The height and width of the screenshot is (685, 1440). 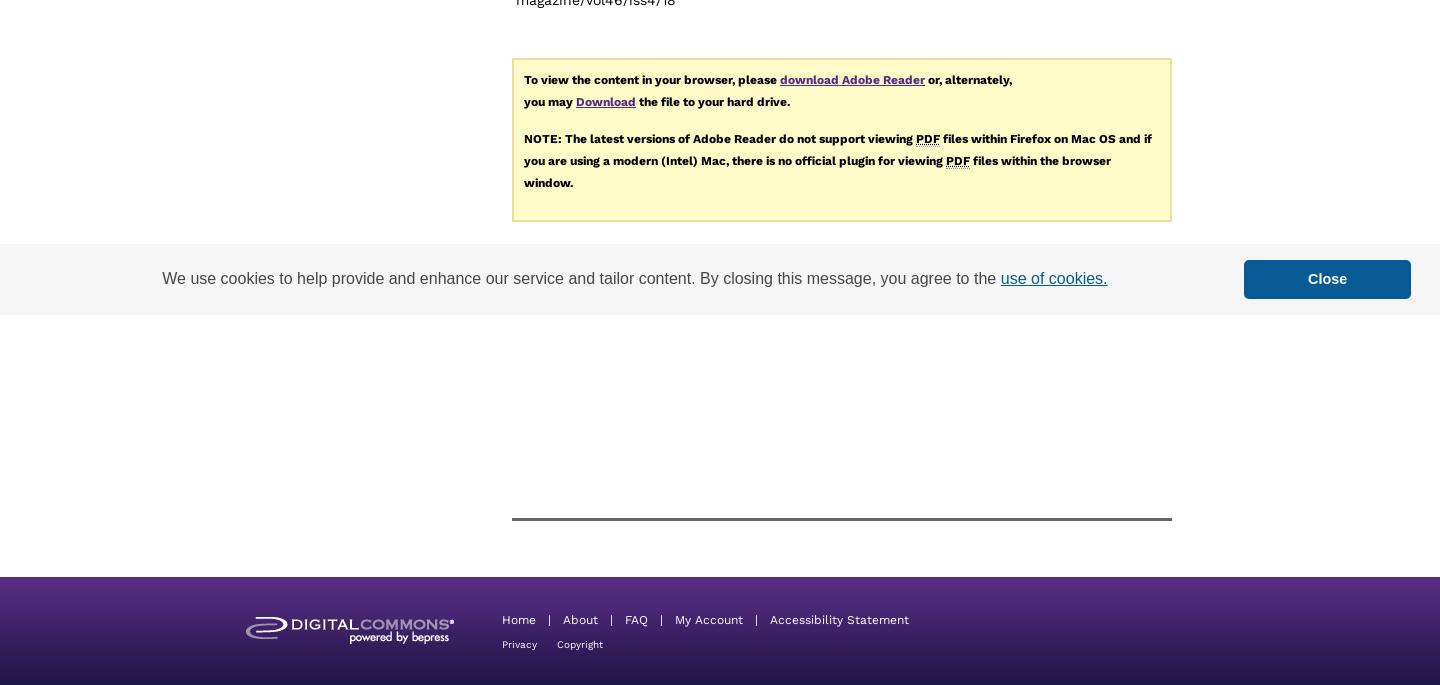 I want to click on 'My Account', so click(x=709, y=618).